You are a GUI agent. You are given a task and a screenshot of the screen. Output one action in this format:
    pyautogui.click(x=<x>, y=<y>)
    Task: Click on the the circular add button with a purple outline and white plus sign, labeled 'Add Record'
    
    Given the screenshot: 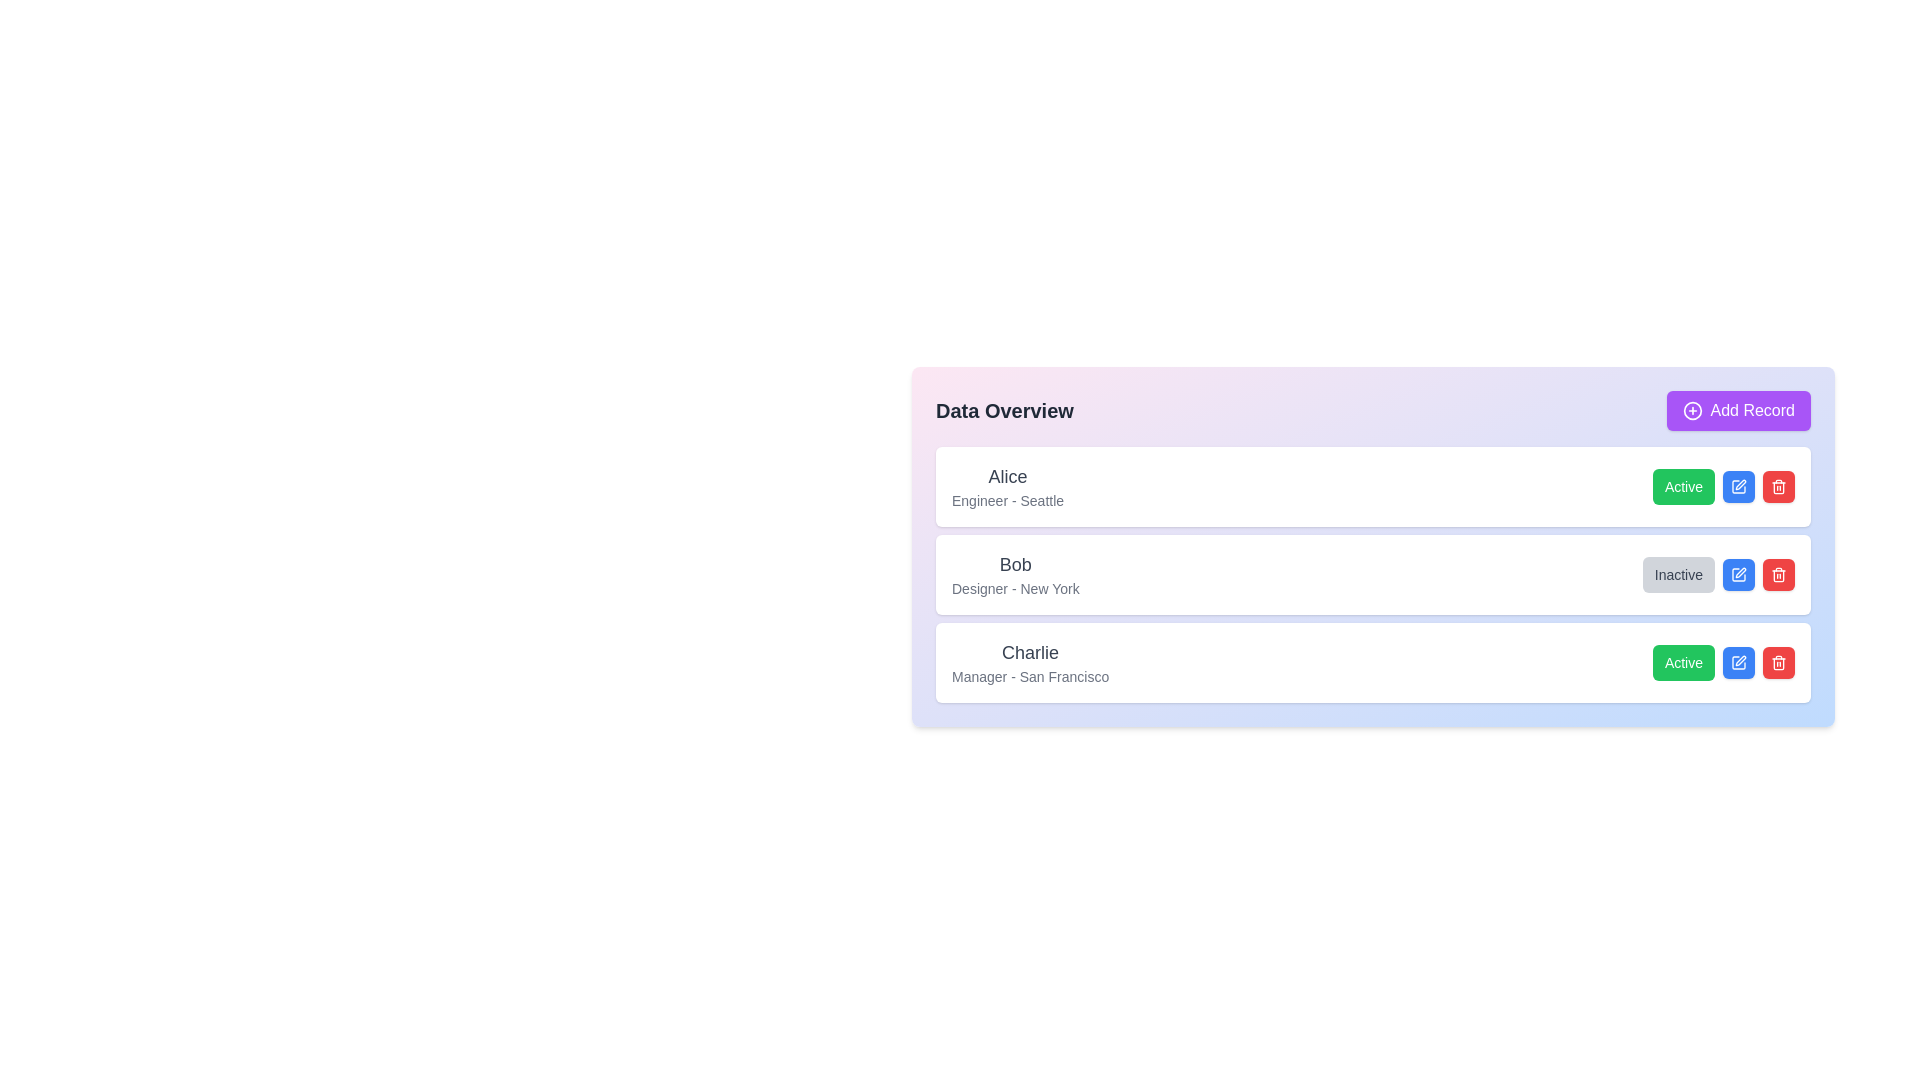 What is the action you would take?
    pyautogui.click(x=1691, y=410)
    